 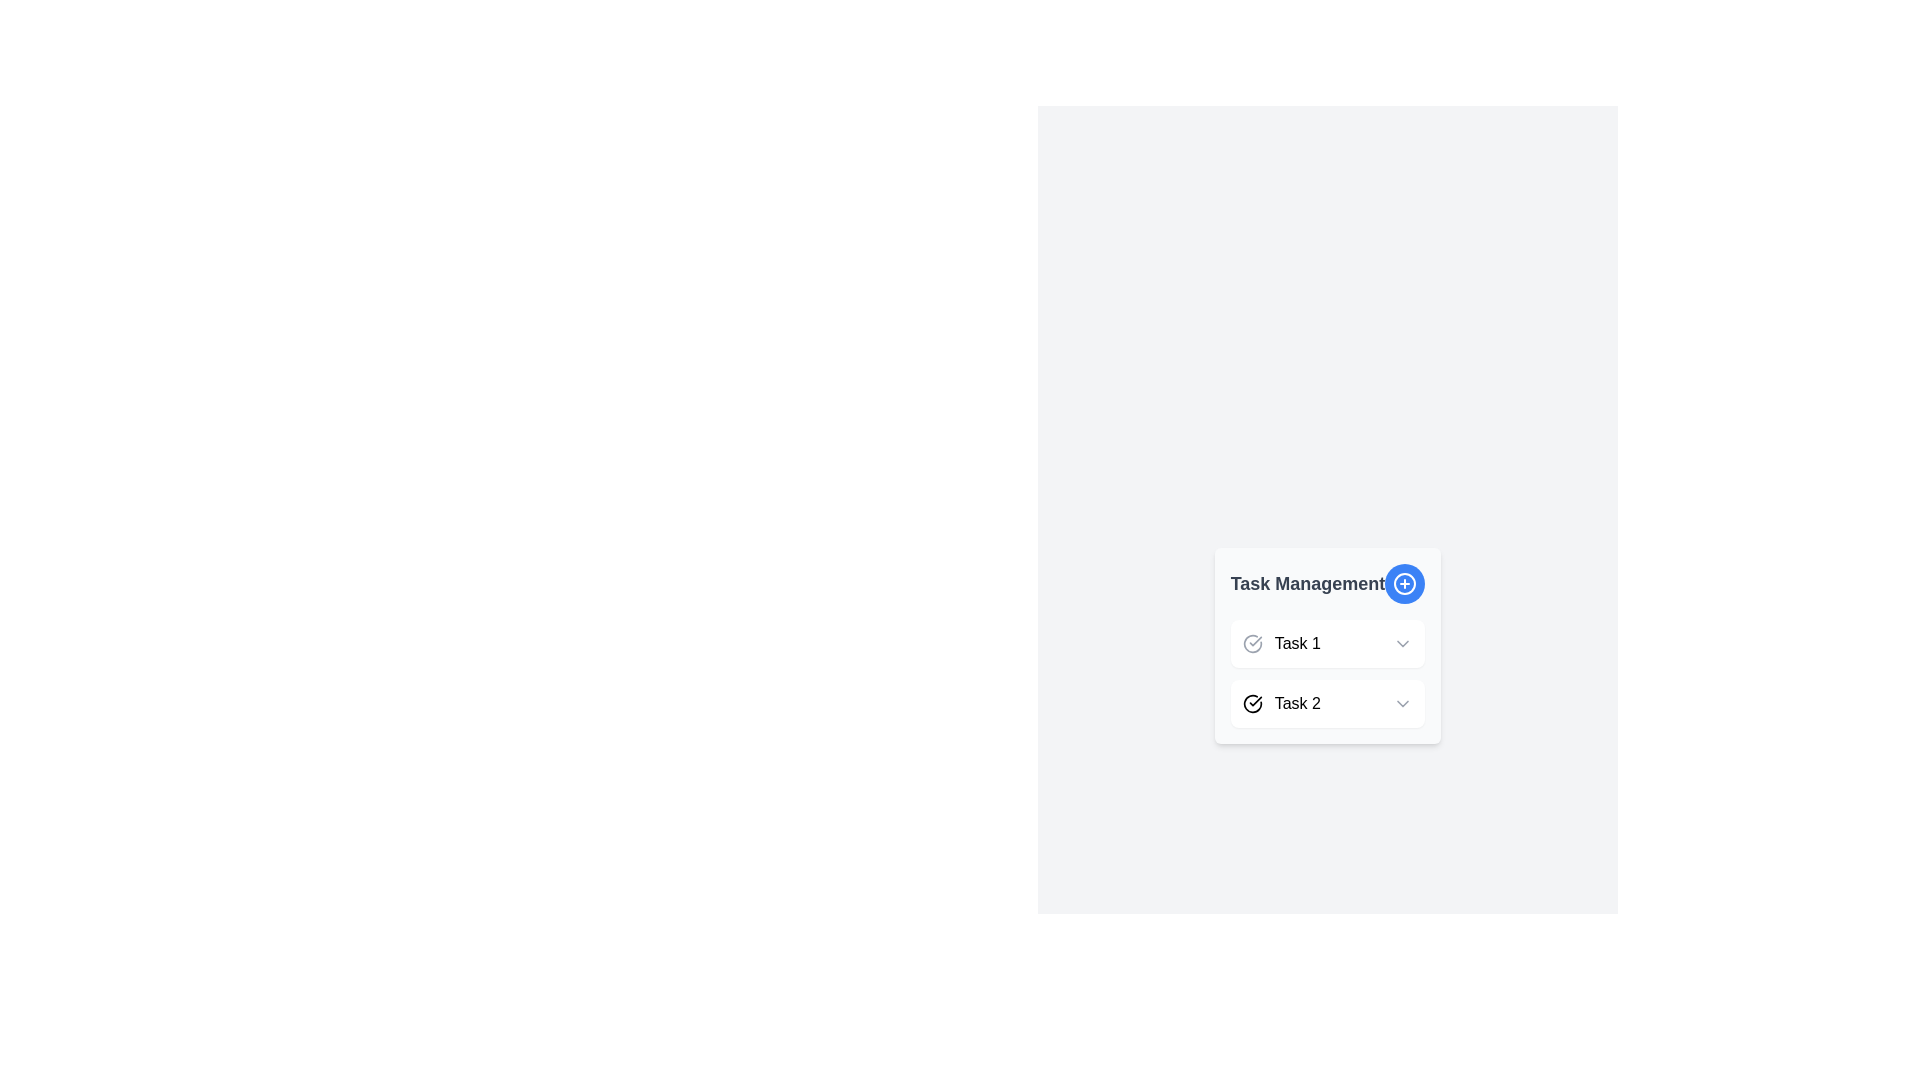 What do you see at coordinates (1297, 703) in the screenshot?
I see `the 'Task 2' label, which is a bold text element aligned horizontally, positioned to the right of a checkmark icon in the task management list` at bounding box center [1297, 703].